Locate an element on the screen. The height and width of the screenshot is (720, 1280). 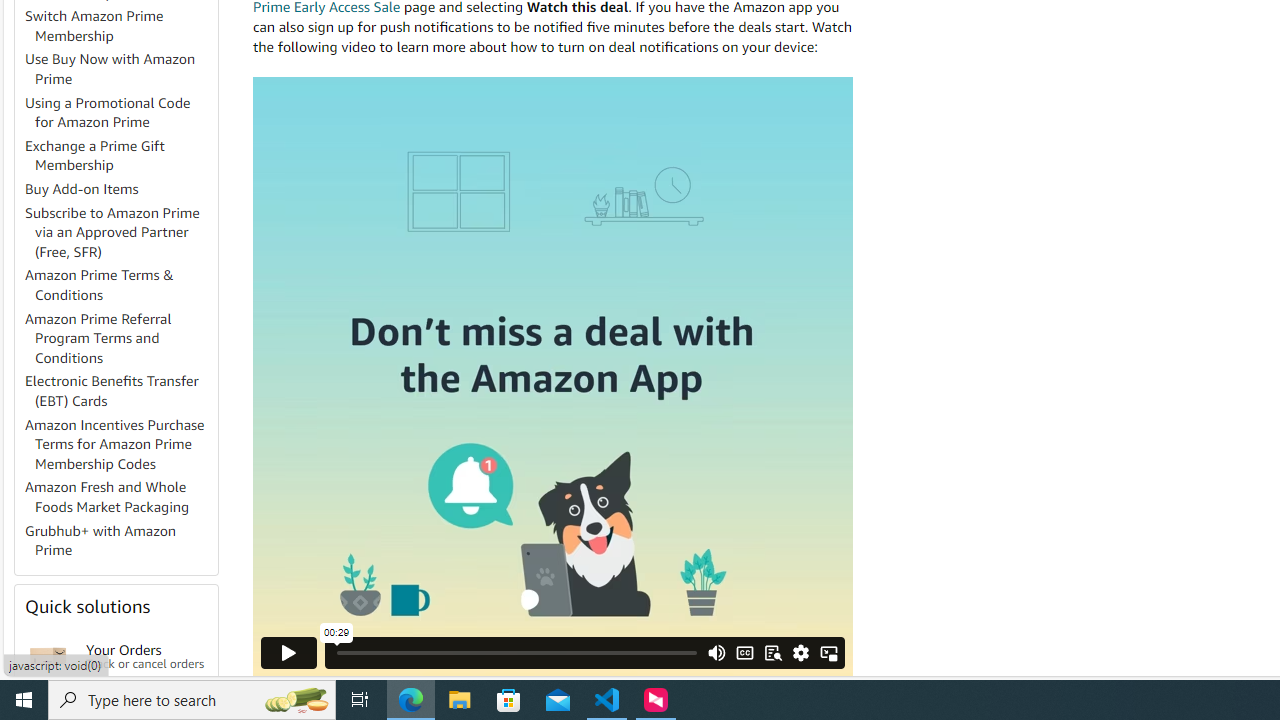
'Use Buy Now with Amazon Prime' is located at coordinates (109, 68).